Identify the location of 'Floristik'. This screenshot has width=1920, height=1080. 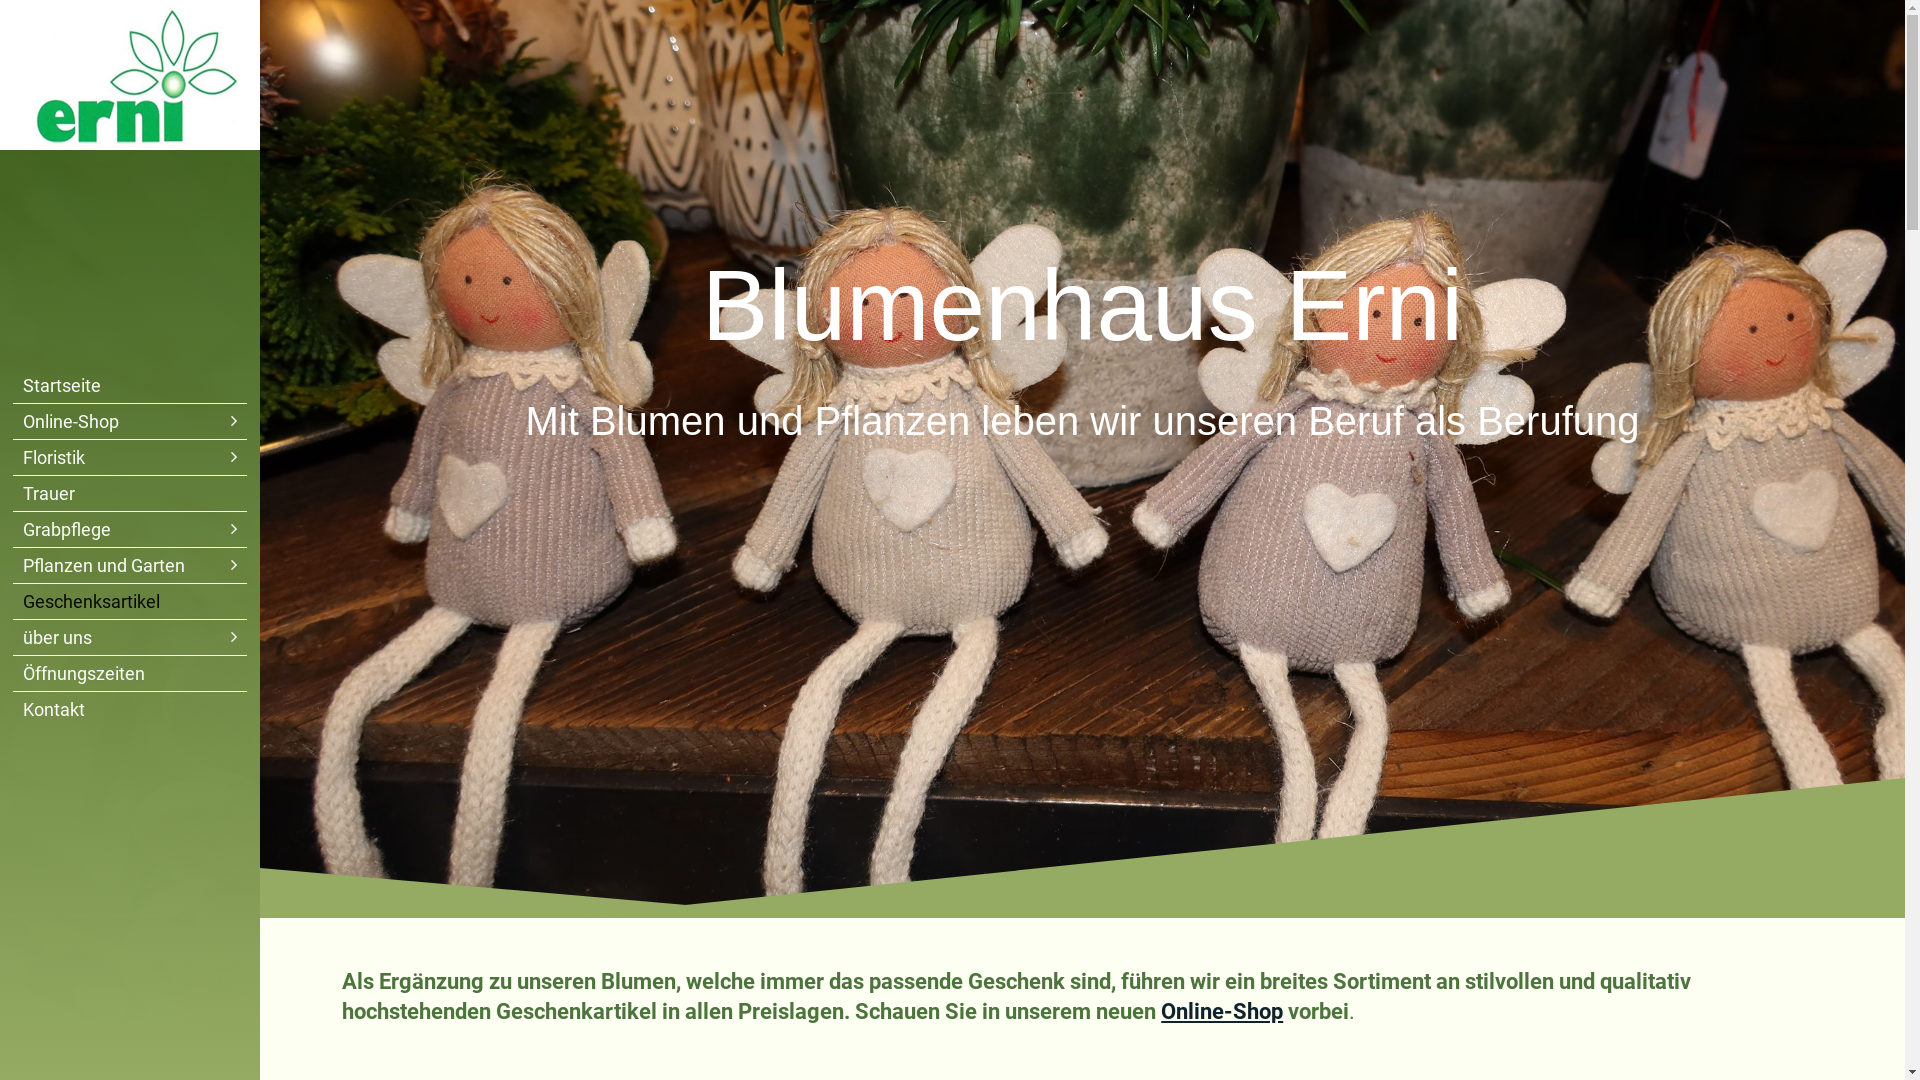
(128, 457).